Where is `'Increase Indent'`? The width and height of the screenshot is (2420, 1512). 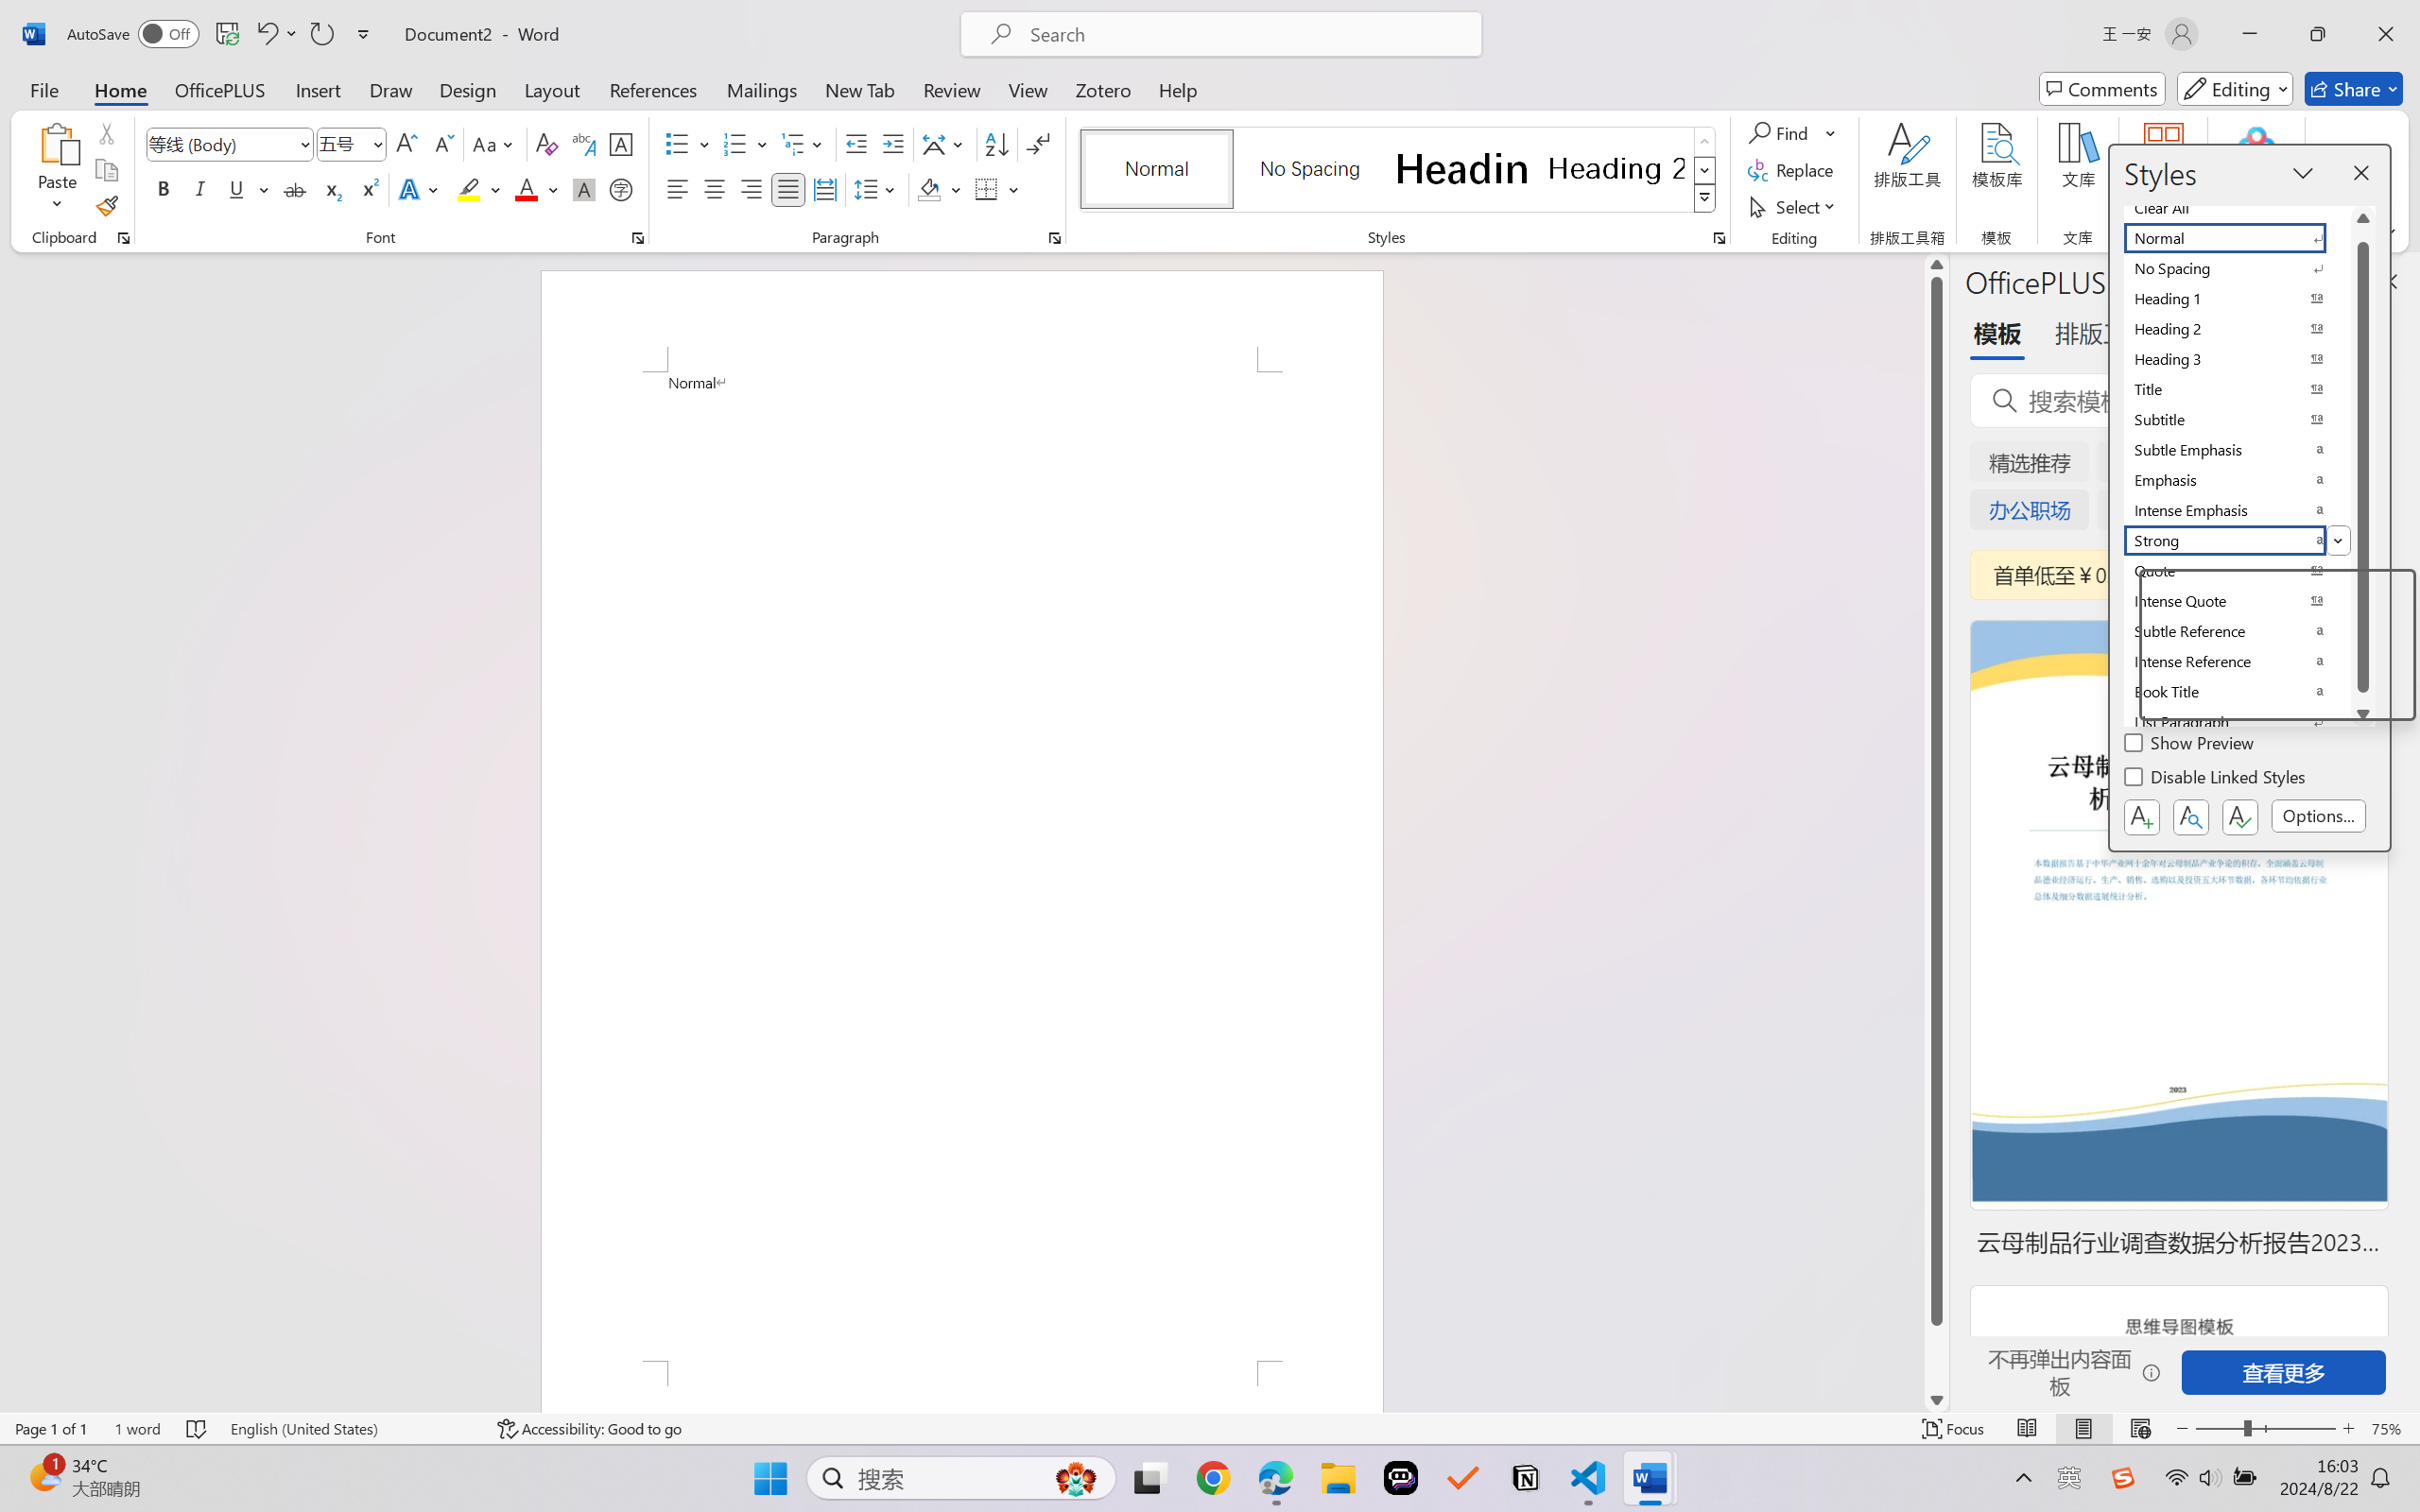 'Increase Indent' is located at coordinates (892, 144).